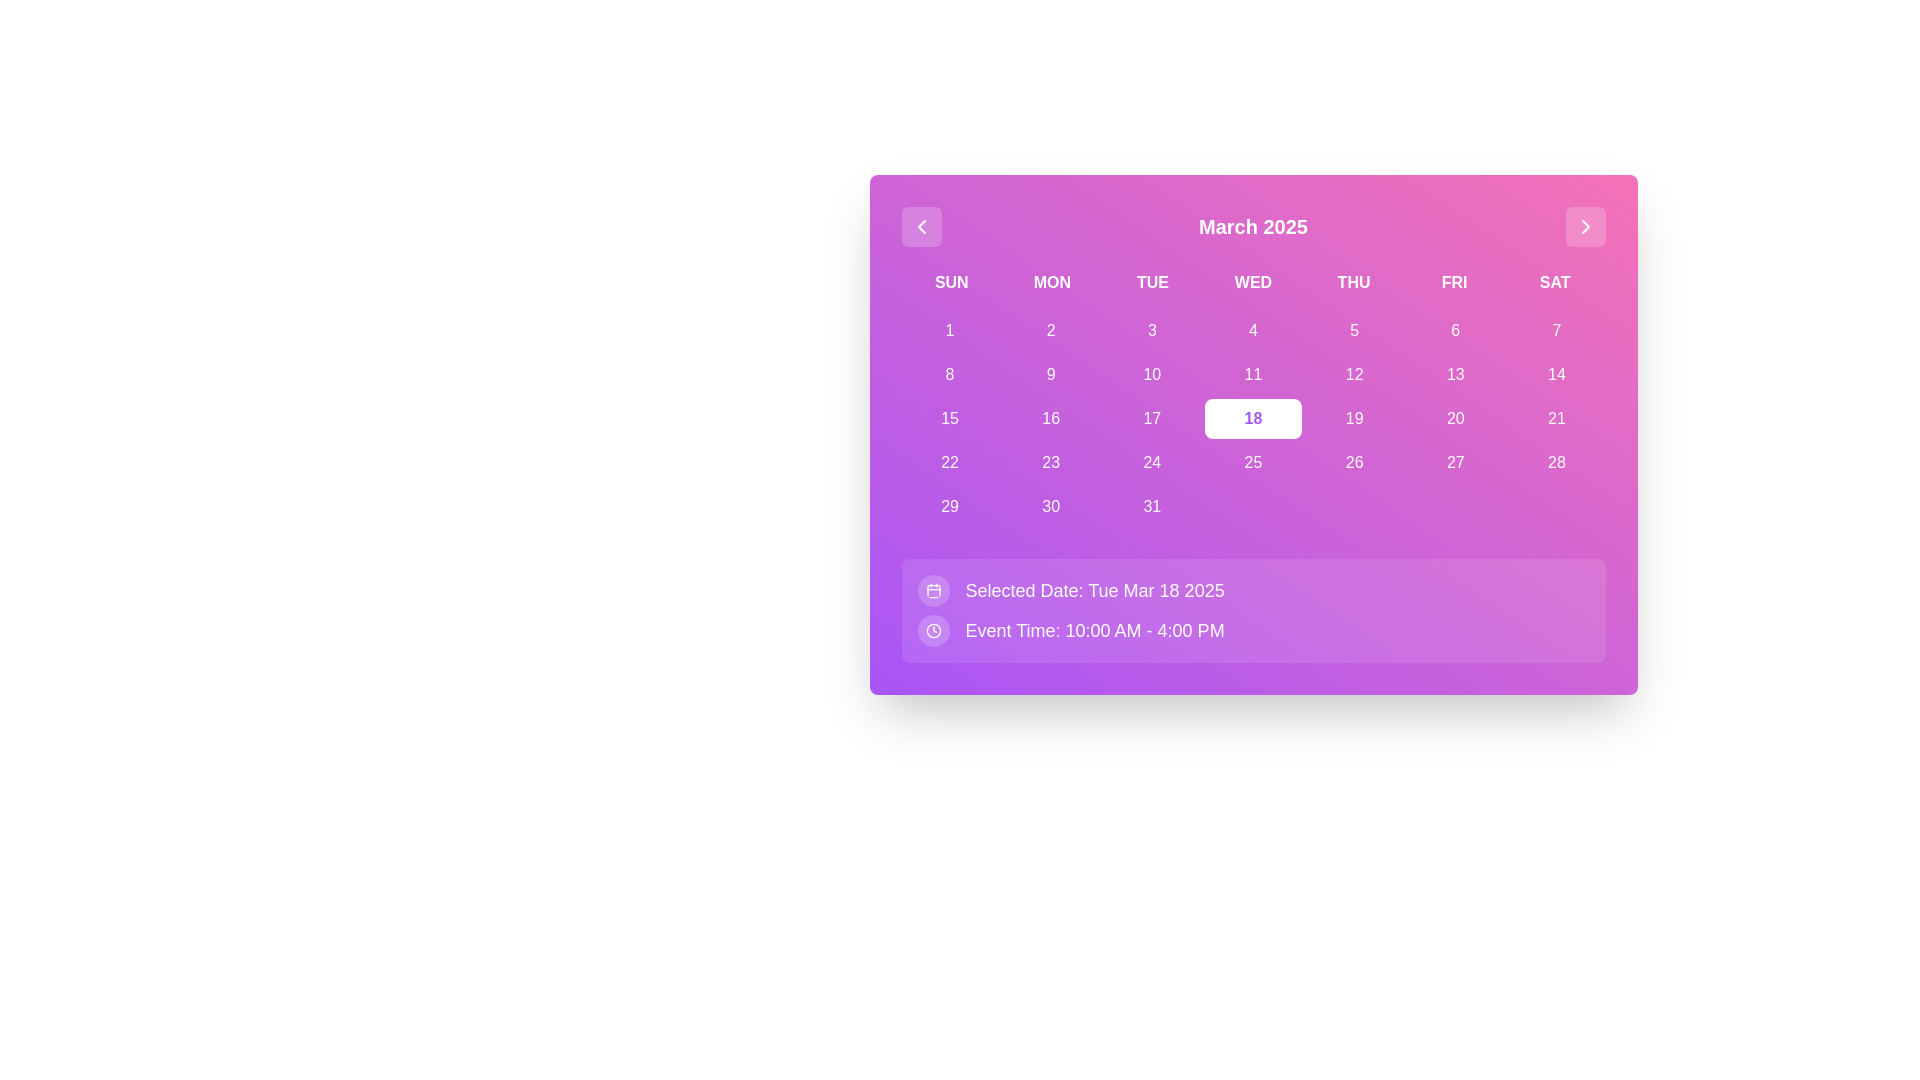 The height and width of the screenshot is (1080, 1920). I want to click on the static label group displaying the days of the week (Sun, Mon, Tue, etc.) located at the top of the calendar interface, just below the month and year title, so click(1252, 282).